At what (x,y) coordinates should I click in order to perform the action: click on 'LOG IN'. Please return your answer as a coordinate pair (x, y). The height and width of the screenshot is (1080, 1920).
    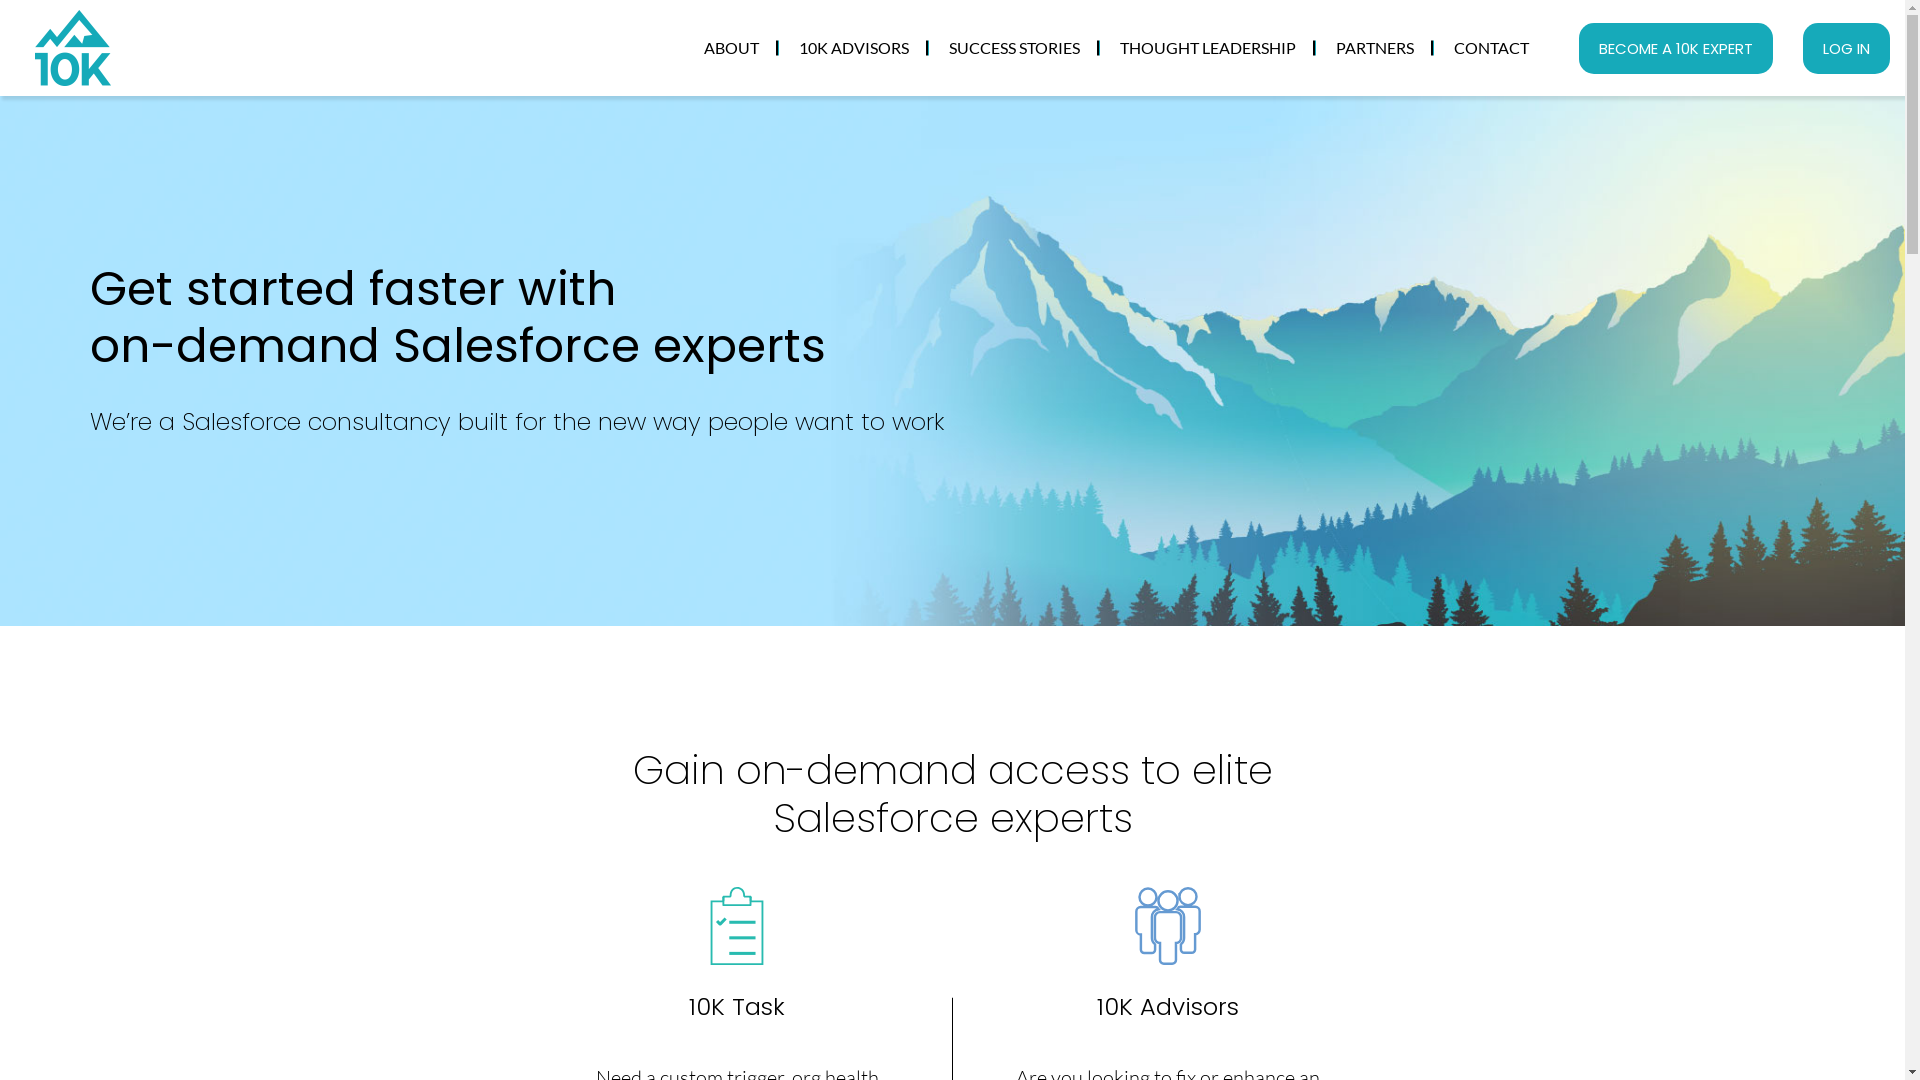
    Looking at the image, I should click on (1803, 46).